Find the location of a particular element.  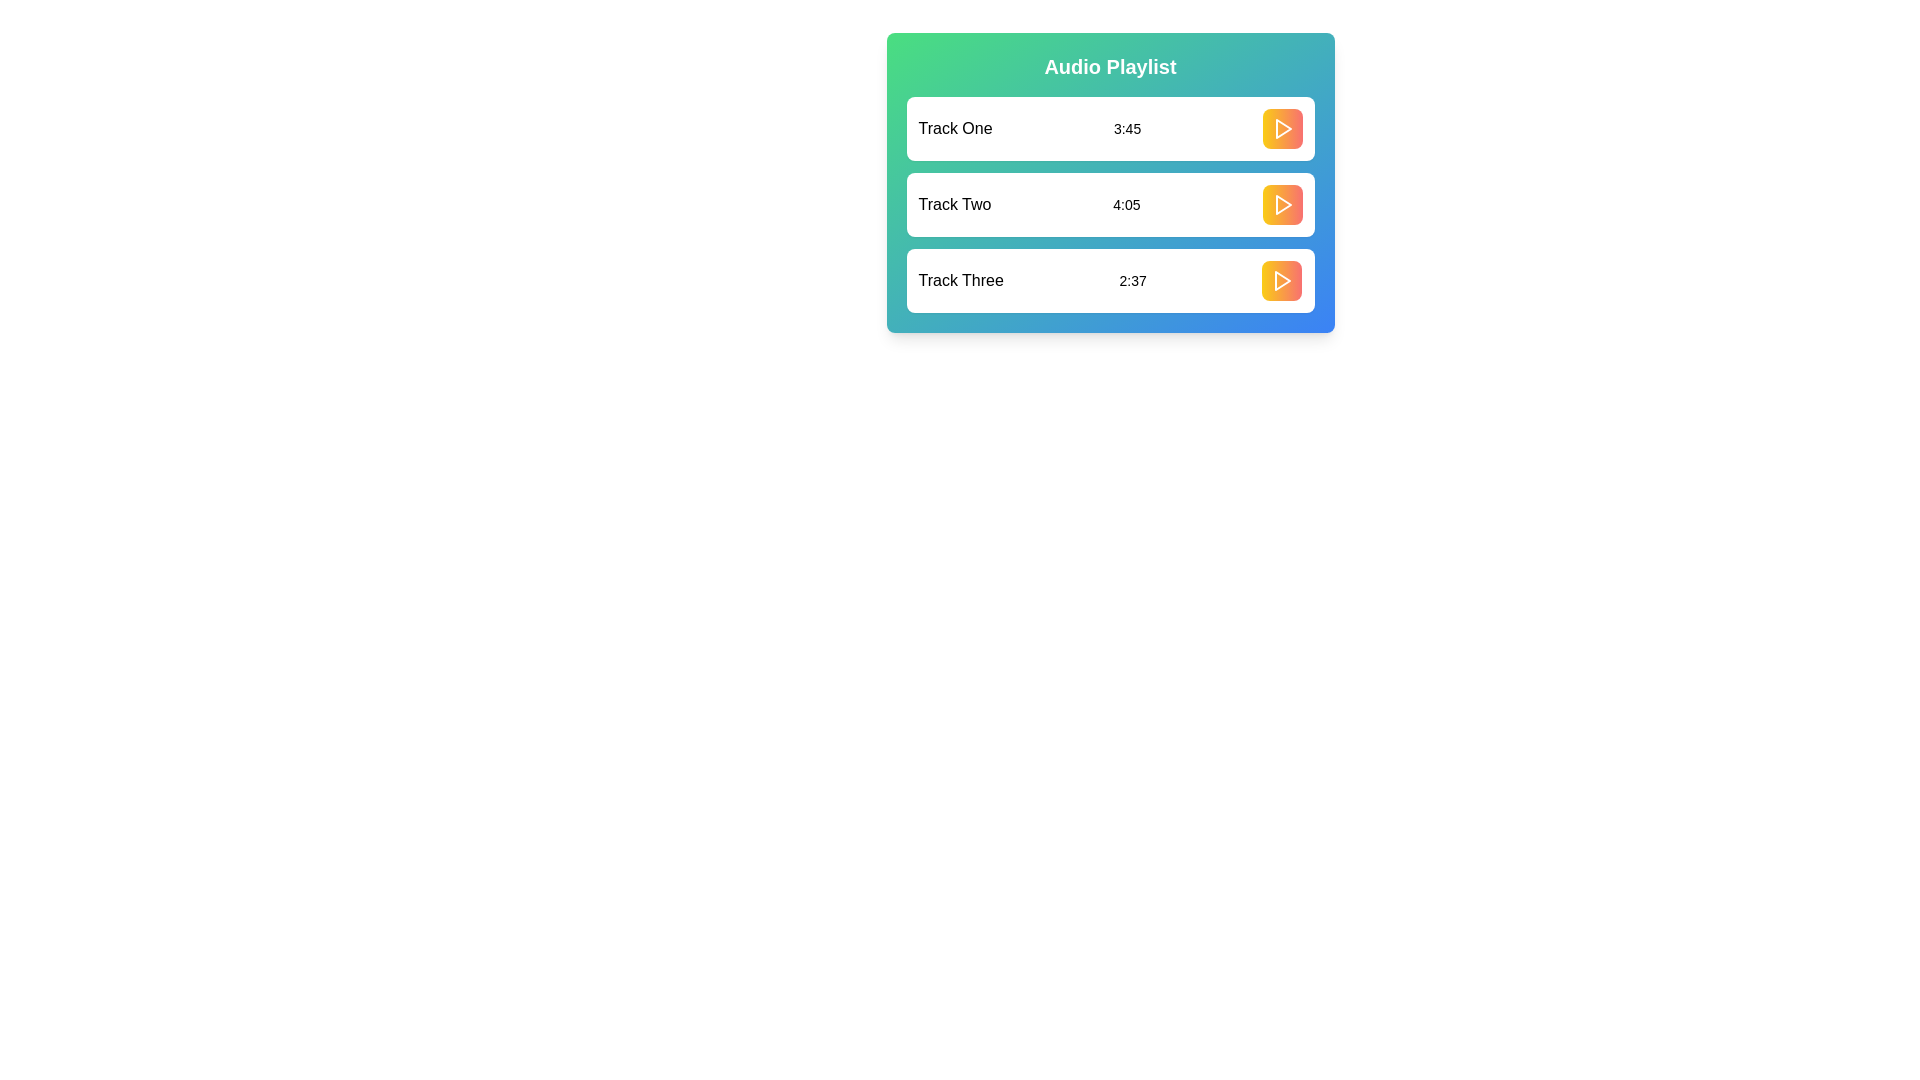

the Playlist Item displaying 'Track Two', which is the second card in the playlist panel is located at coordinates (1109, 182).